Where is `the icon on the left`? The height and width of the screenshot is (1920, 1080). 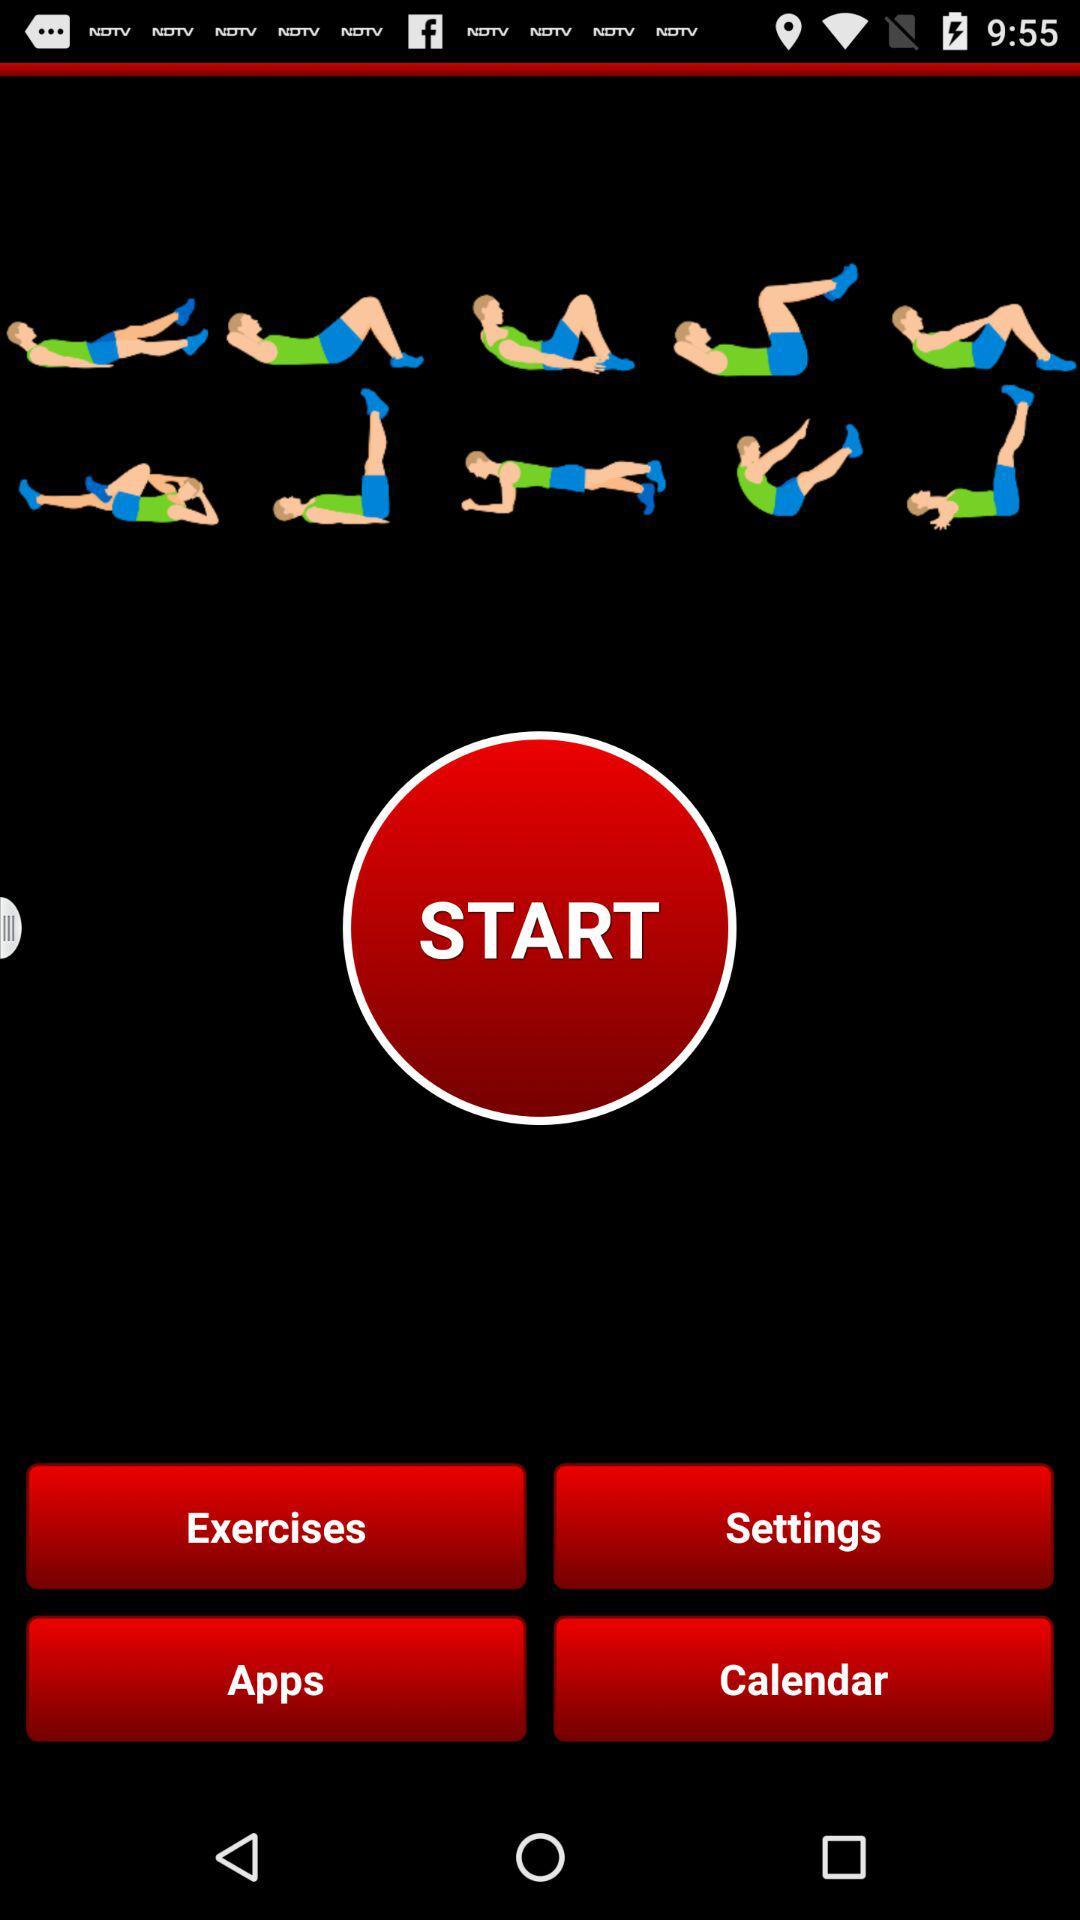 the icon on the left is located at coordinates (23, 927).